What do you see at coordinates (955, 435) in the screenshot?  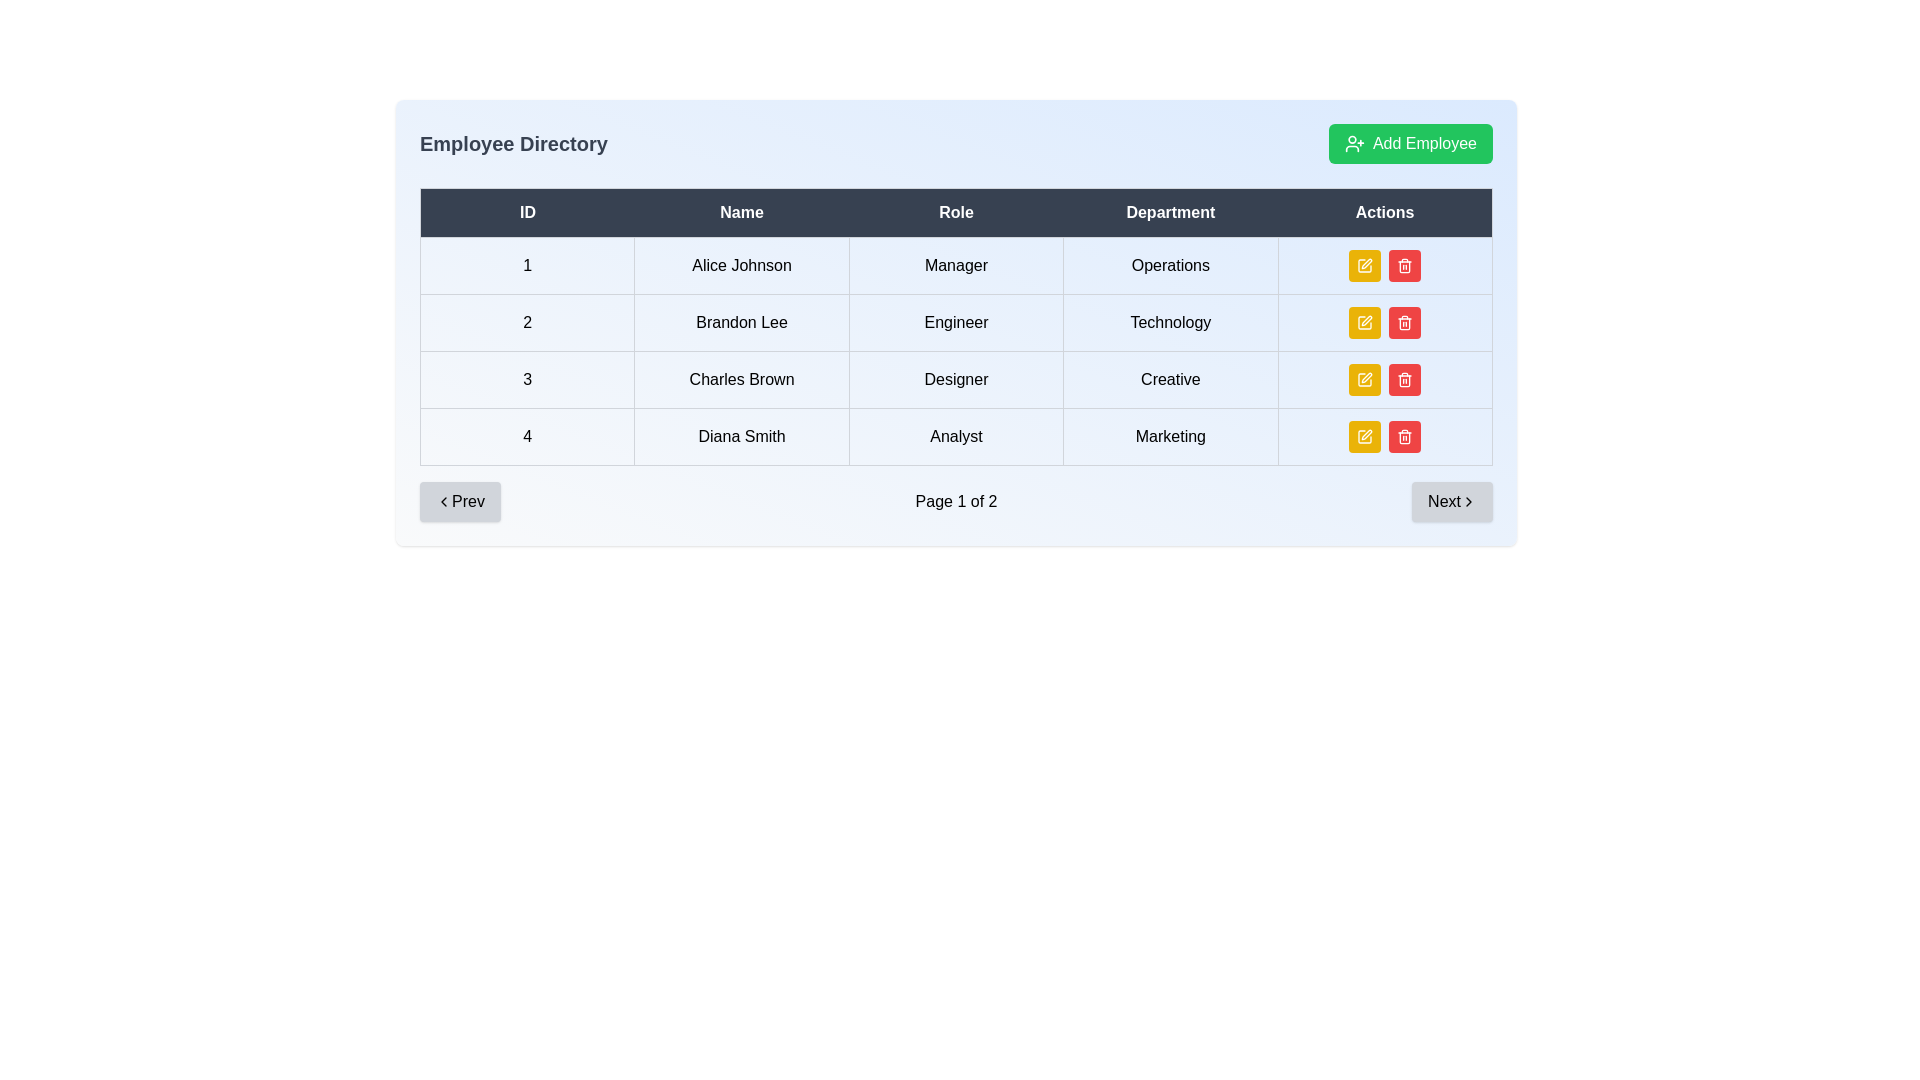 I see `the static text display in the third column of the fourth row, which indicates the role designation of the employee 'Diana Smith'` at bounding box center [955, 435].